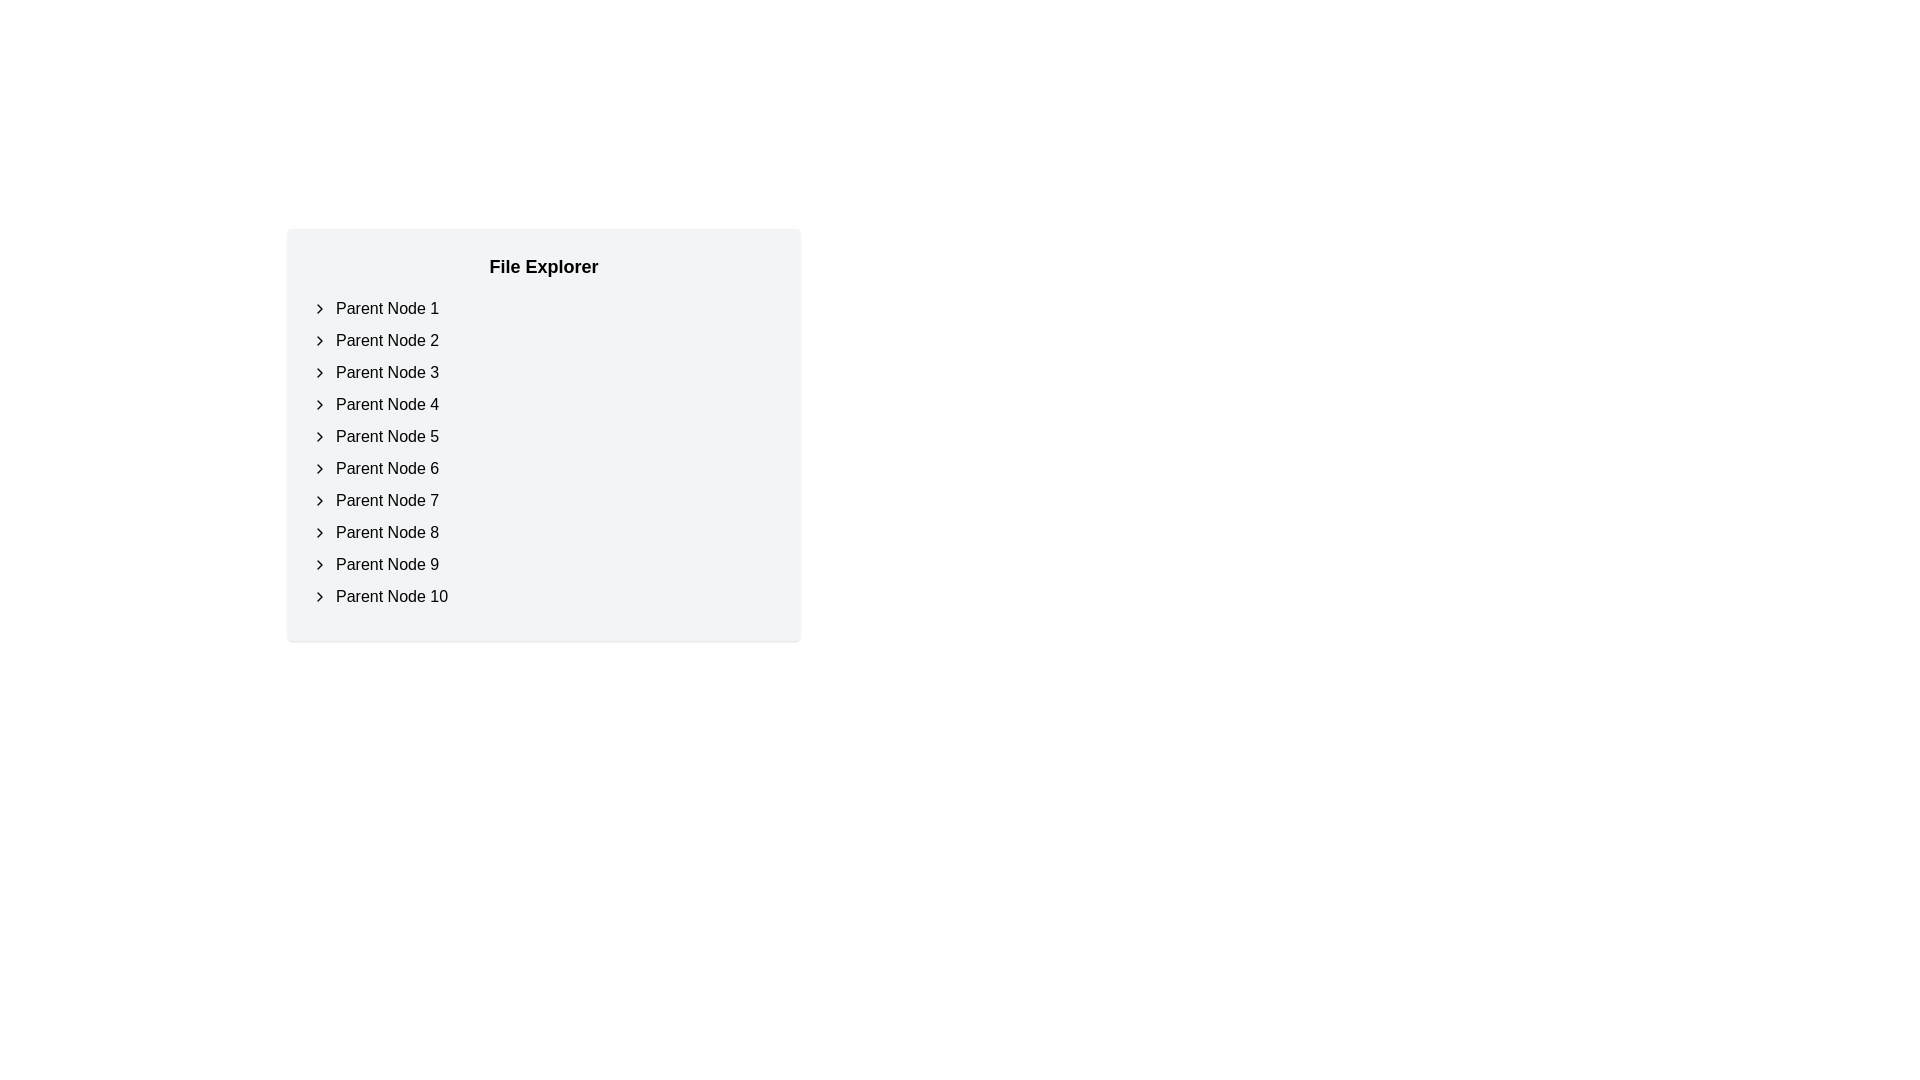  What do you see at coordinates (543, 500) in the screenshot?
I see `the seventh list item with an expandable/collapsible icon and text label` at bounding box center [543, 500].